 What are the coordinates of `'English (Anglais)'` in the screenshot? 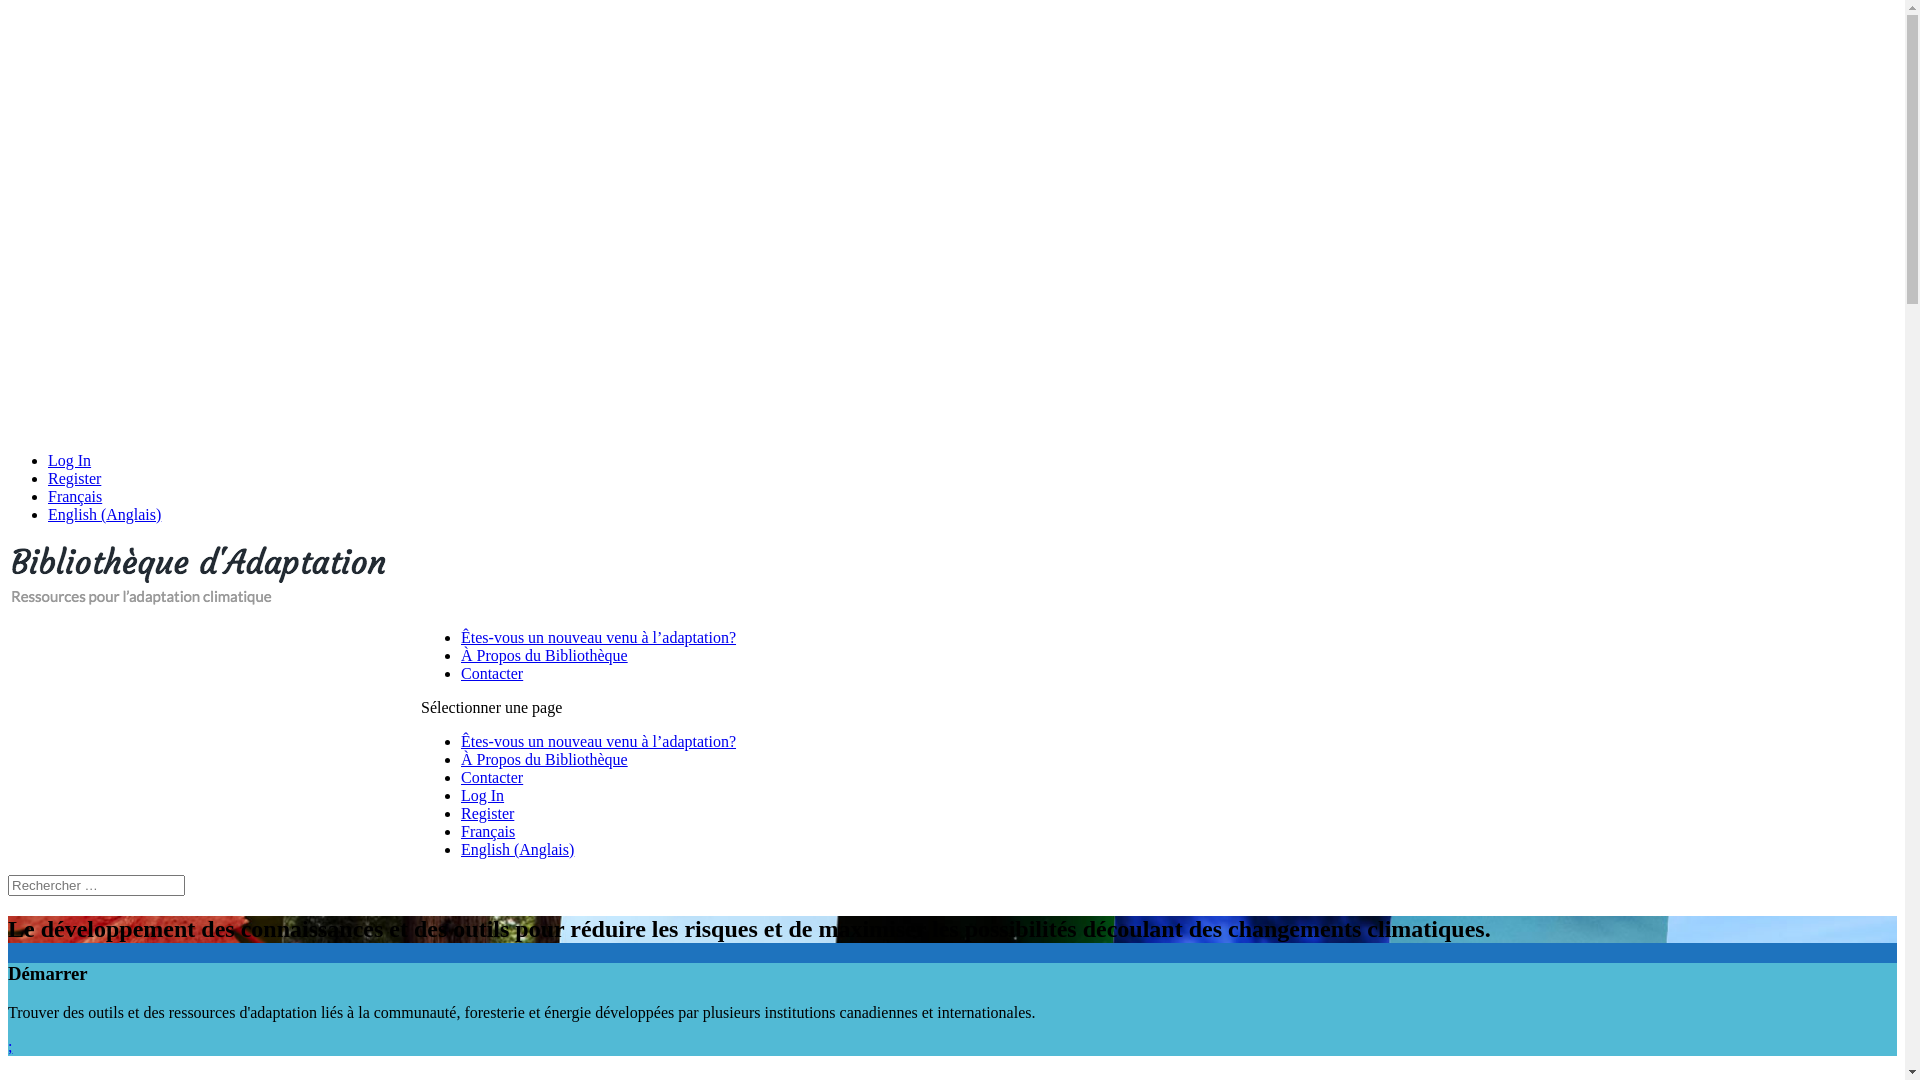 It's located at (103, 513).